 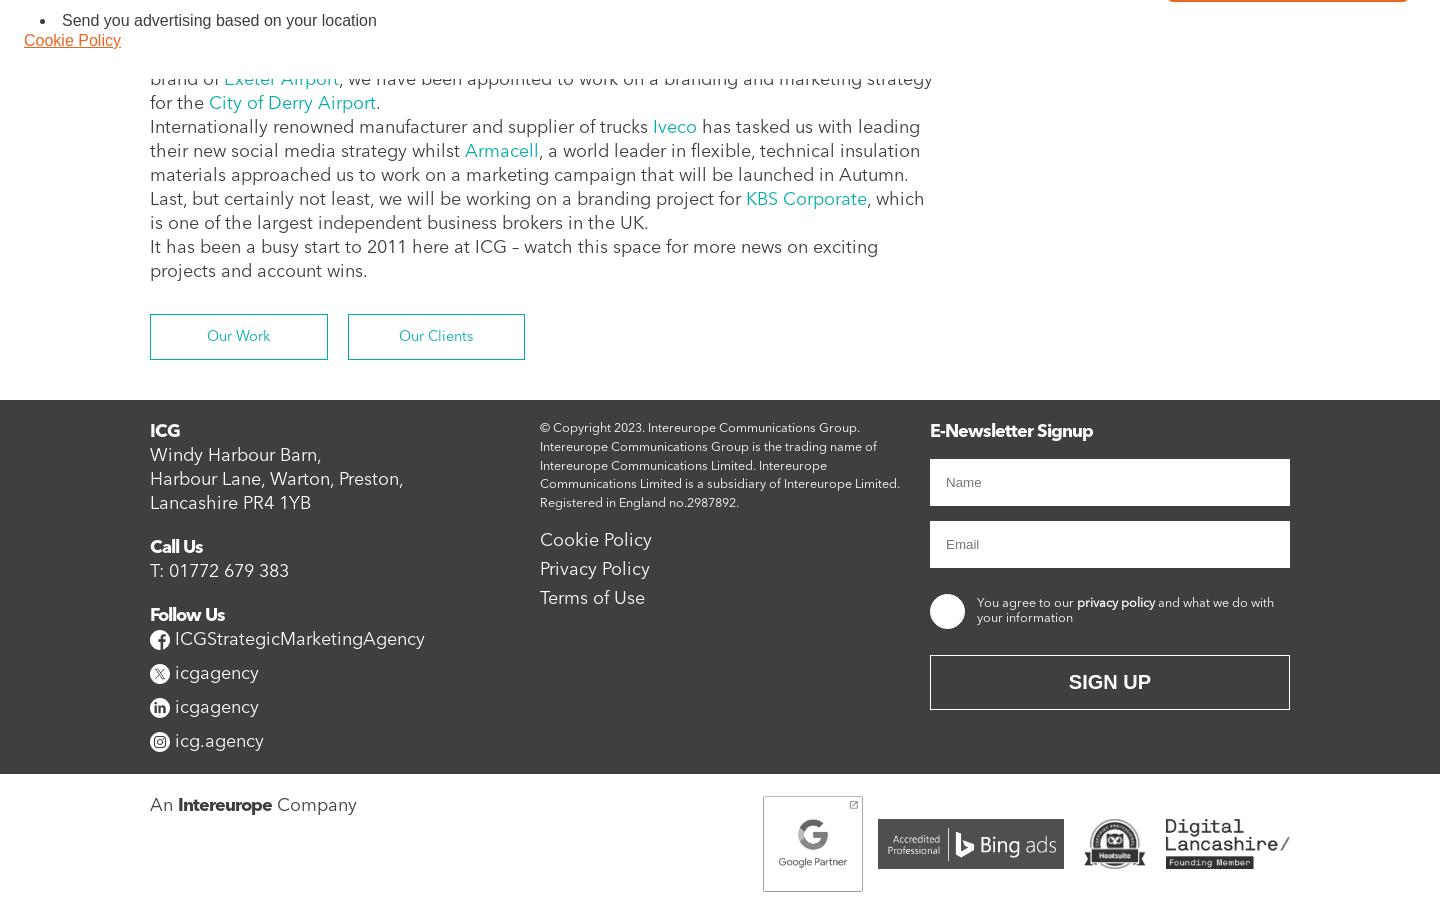 What do you see at coordinates (533, 138) in the screenshot?
I see `'has tasked us with leading their new social media strategy whilst'` at bounding box center [533, 138].